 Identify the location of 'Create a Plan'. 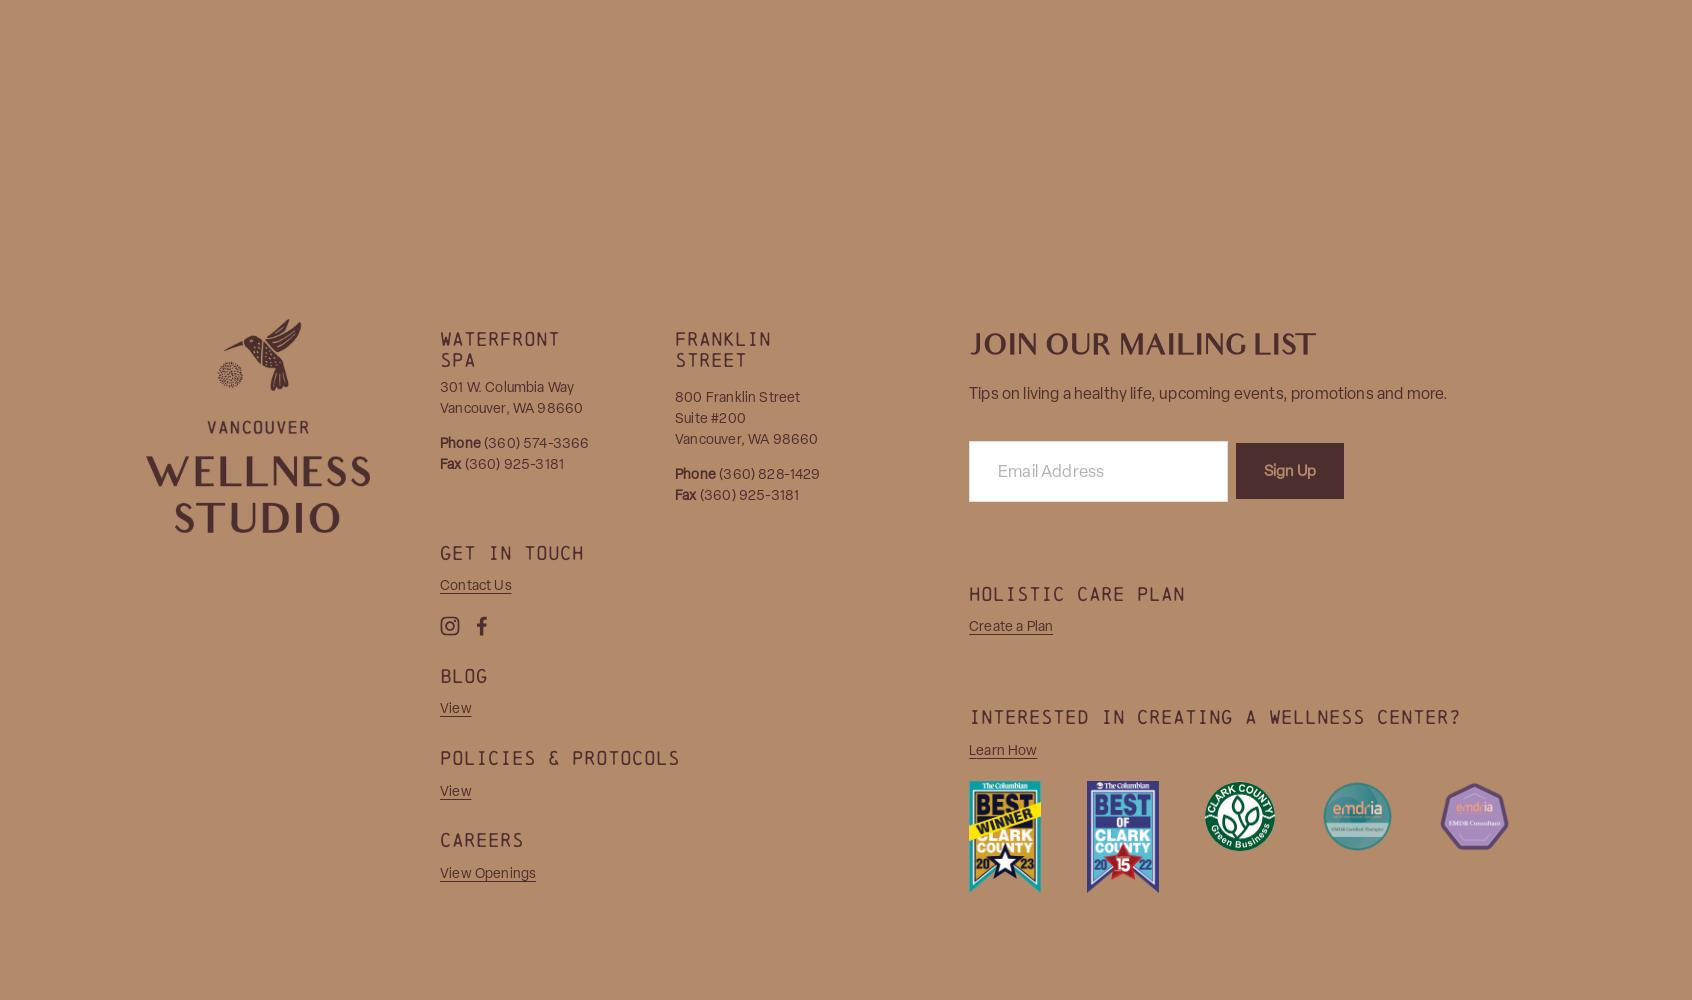
(969, 626).